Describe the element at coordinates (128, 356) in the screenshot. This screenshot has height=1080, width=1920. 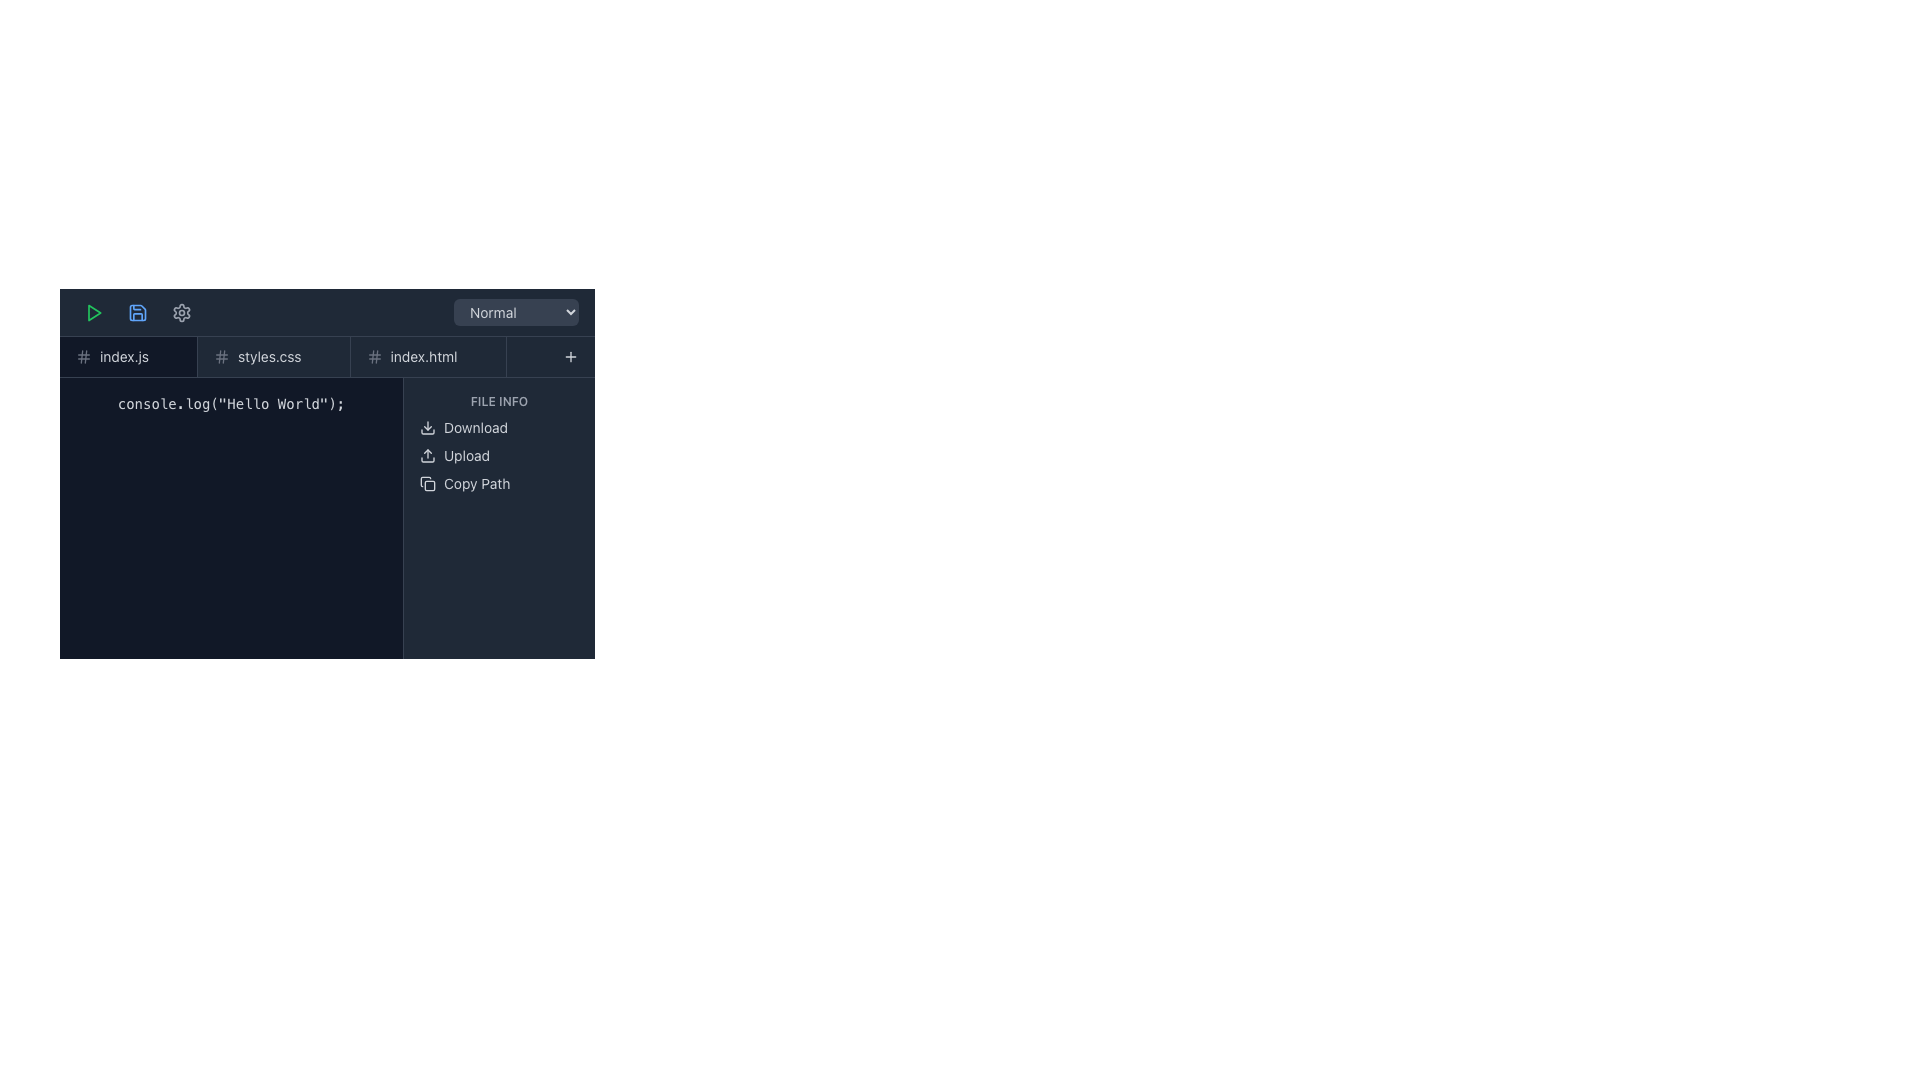
I see `the leftmost tab labeled 'index.js'` at that location.